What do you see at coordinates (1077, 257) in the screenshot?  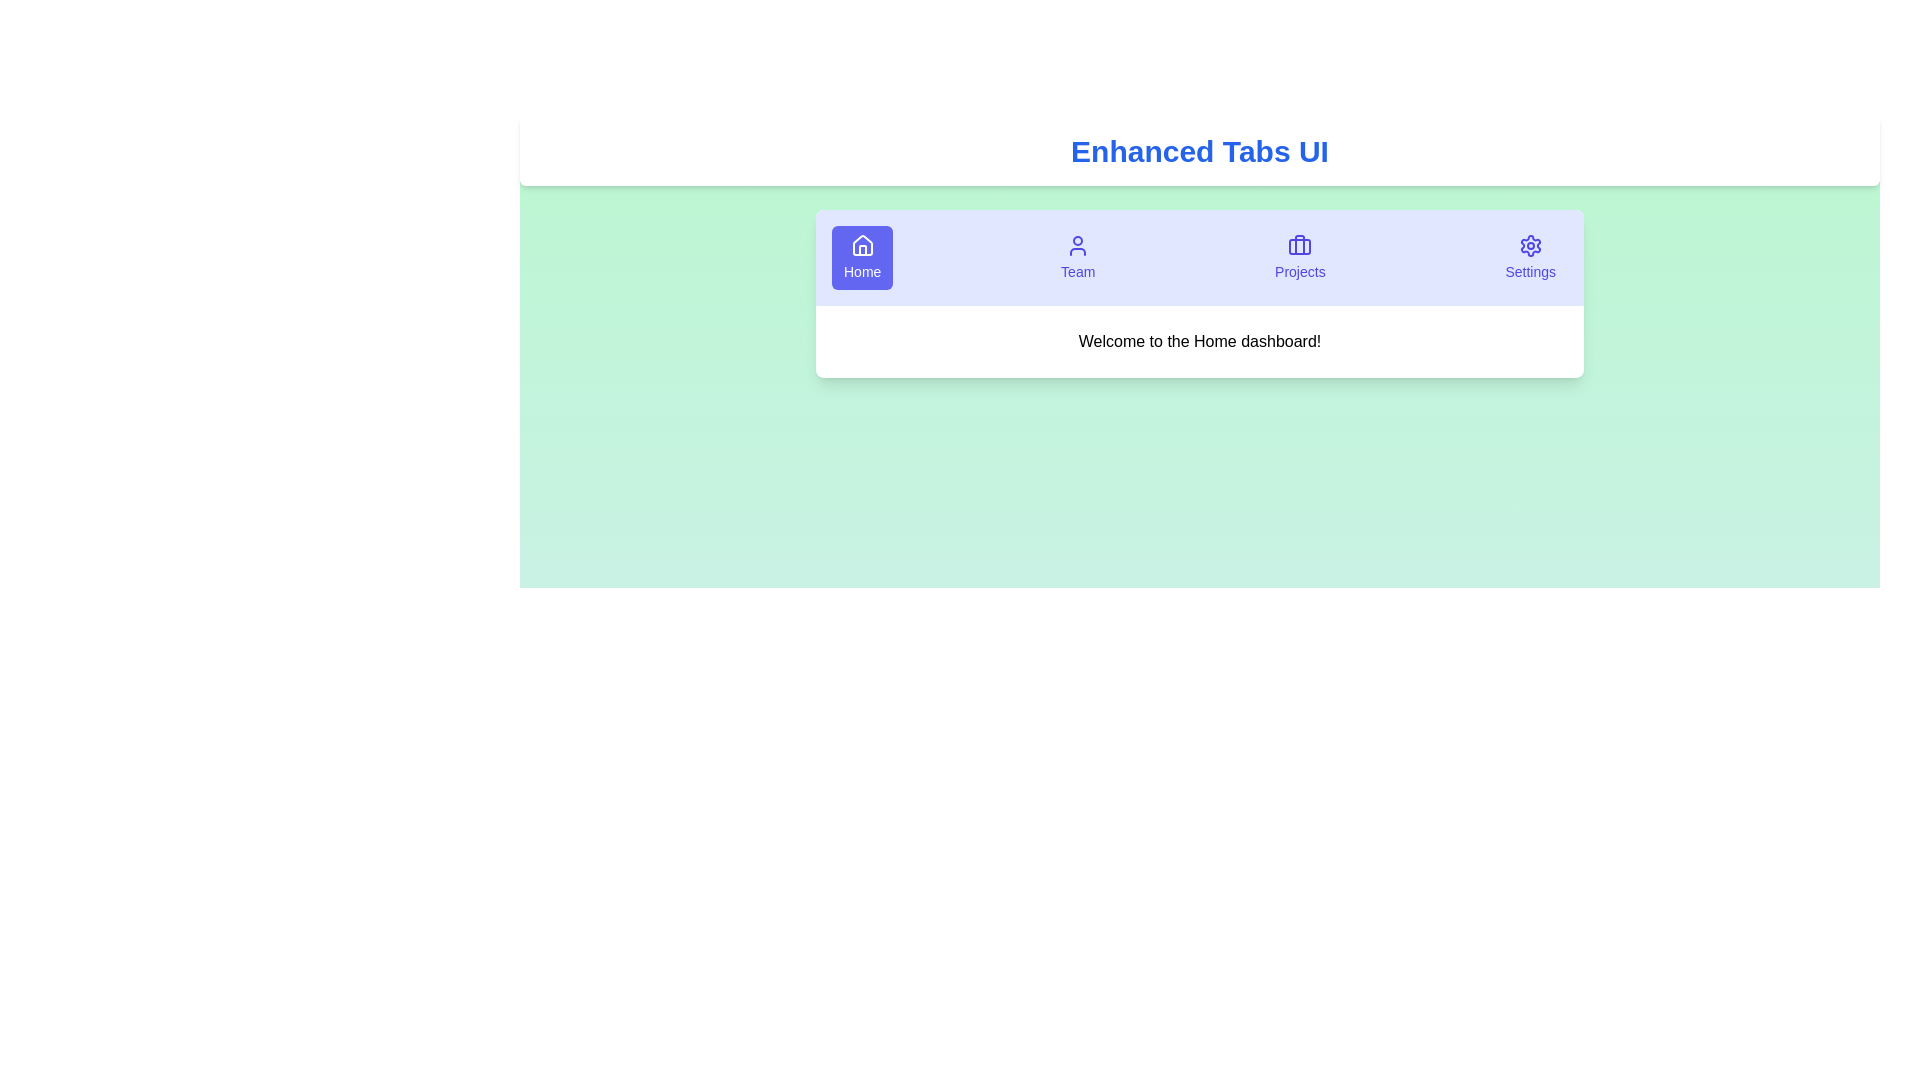 I see `the 'Team' button, which is visually represented by a user icon above the text label 'Team'` at bounding box center [1077, 257].